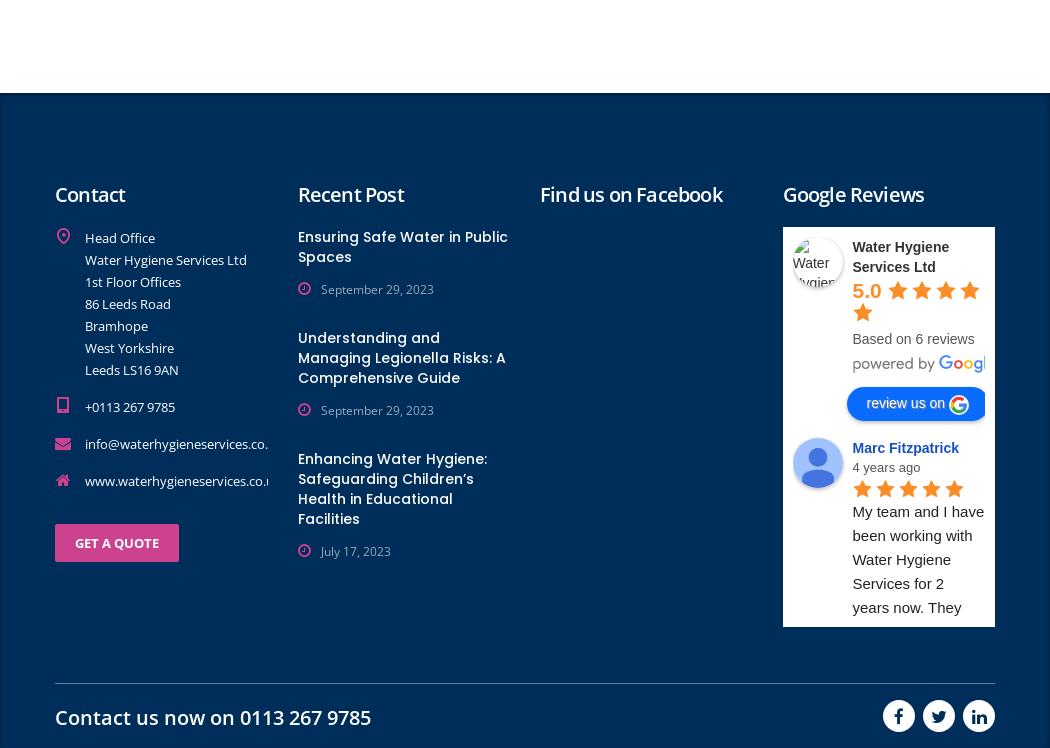 This screenshot has width=1050, height=748. What do you see at coordinates (115, 325) in the screenshot?
I see `'Bramhope'` at bounding box center [115, 325].